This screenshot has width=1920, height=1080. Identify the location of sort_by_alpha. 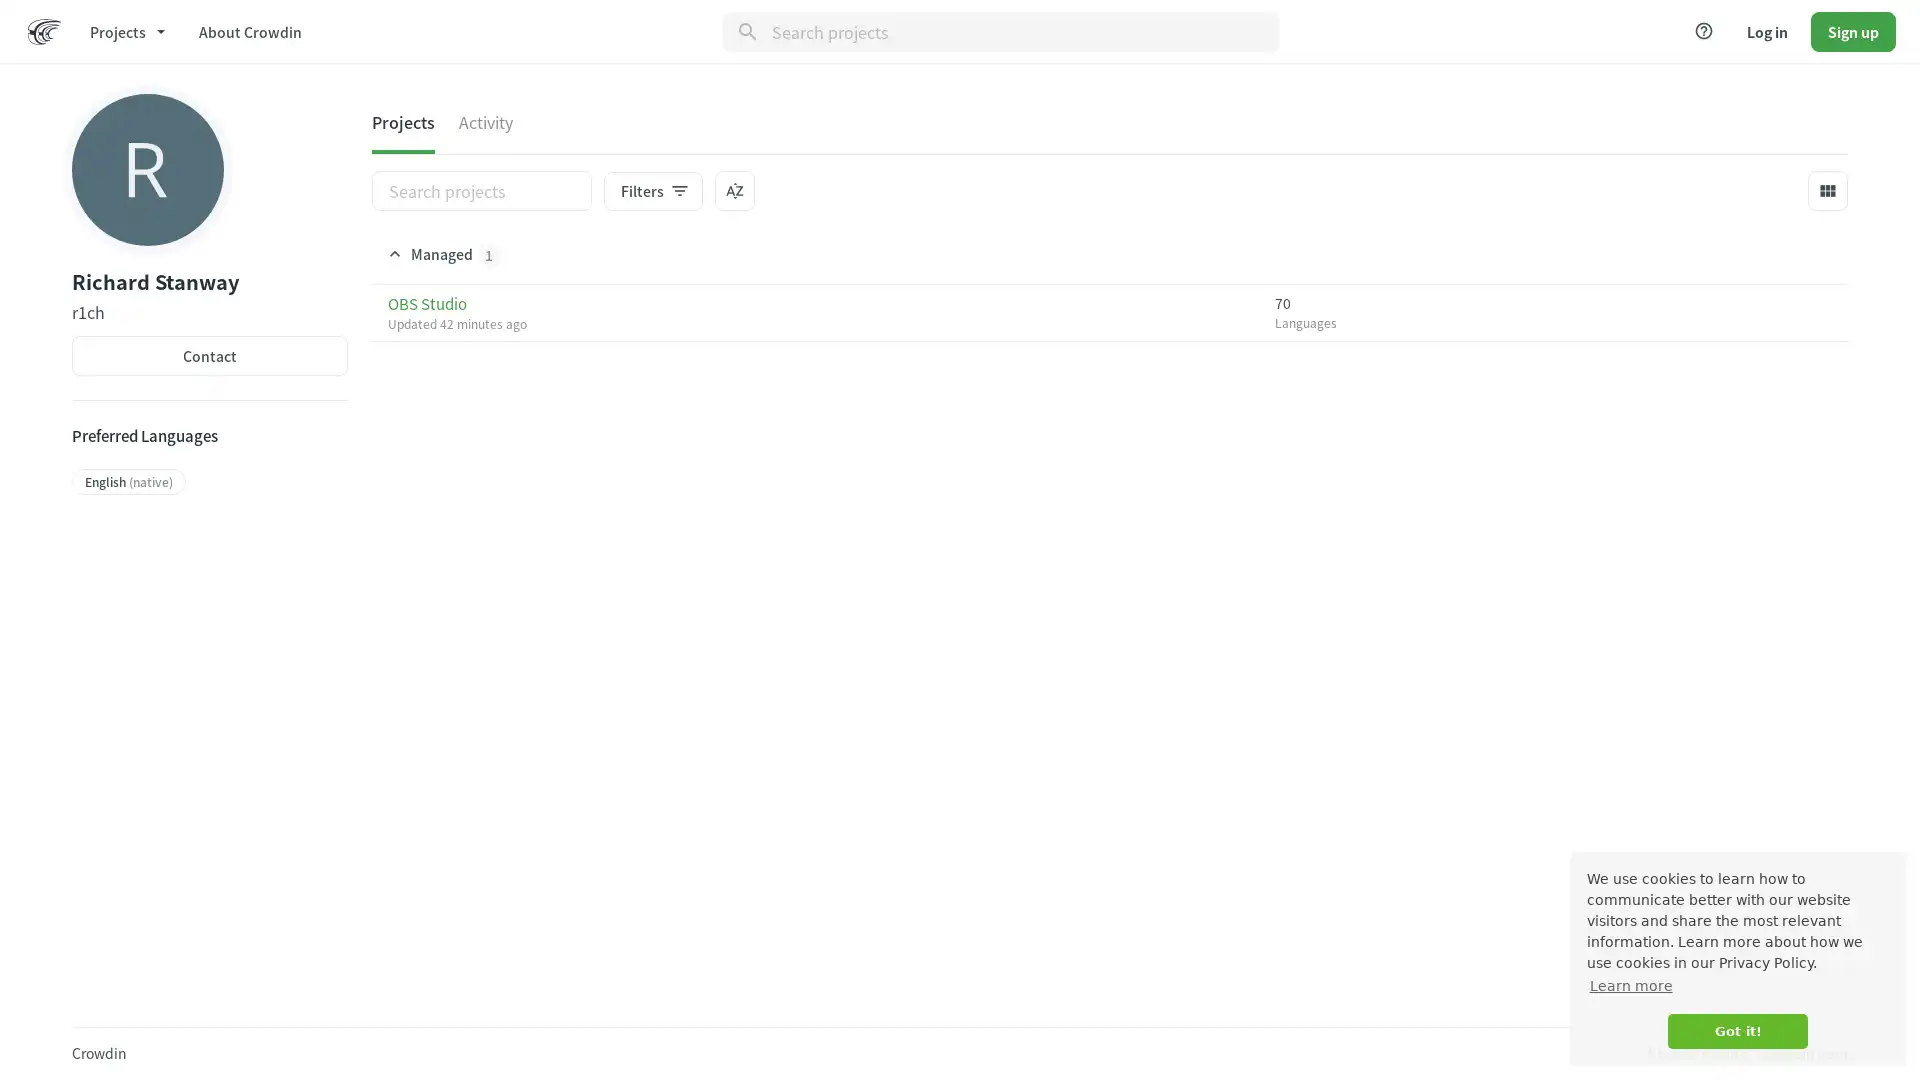
(733, 191).